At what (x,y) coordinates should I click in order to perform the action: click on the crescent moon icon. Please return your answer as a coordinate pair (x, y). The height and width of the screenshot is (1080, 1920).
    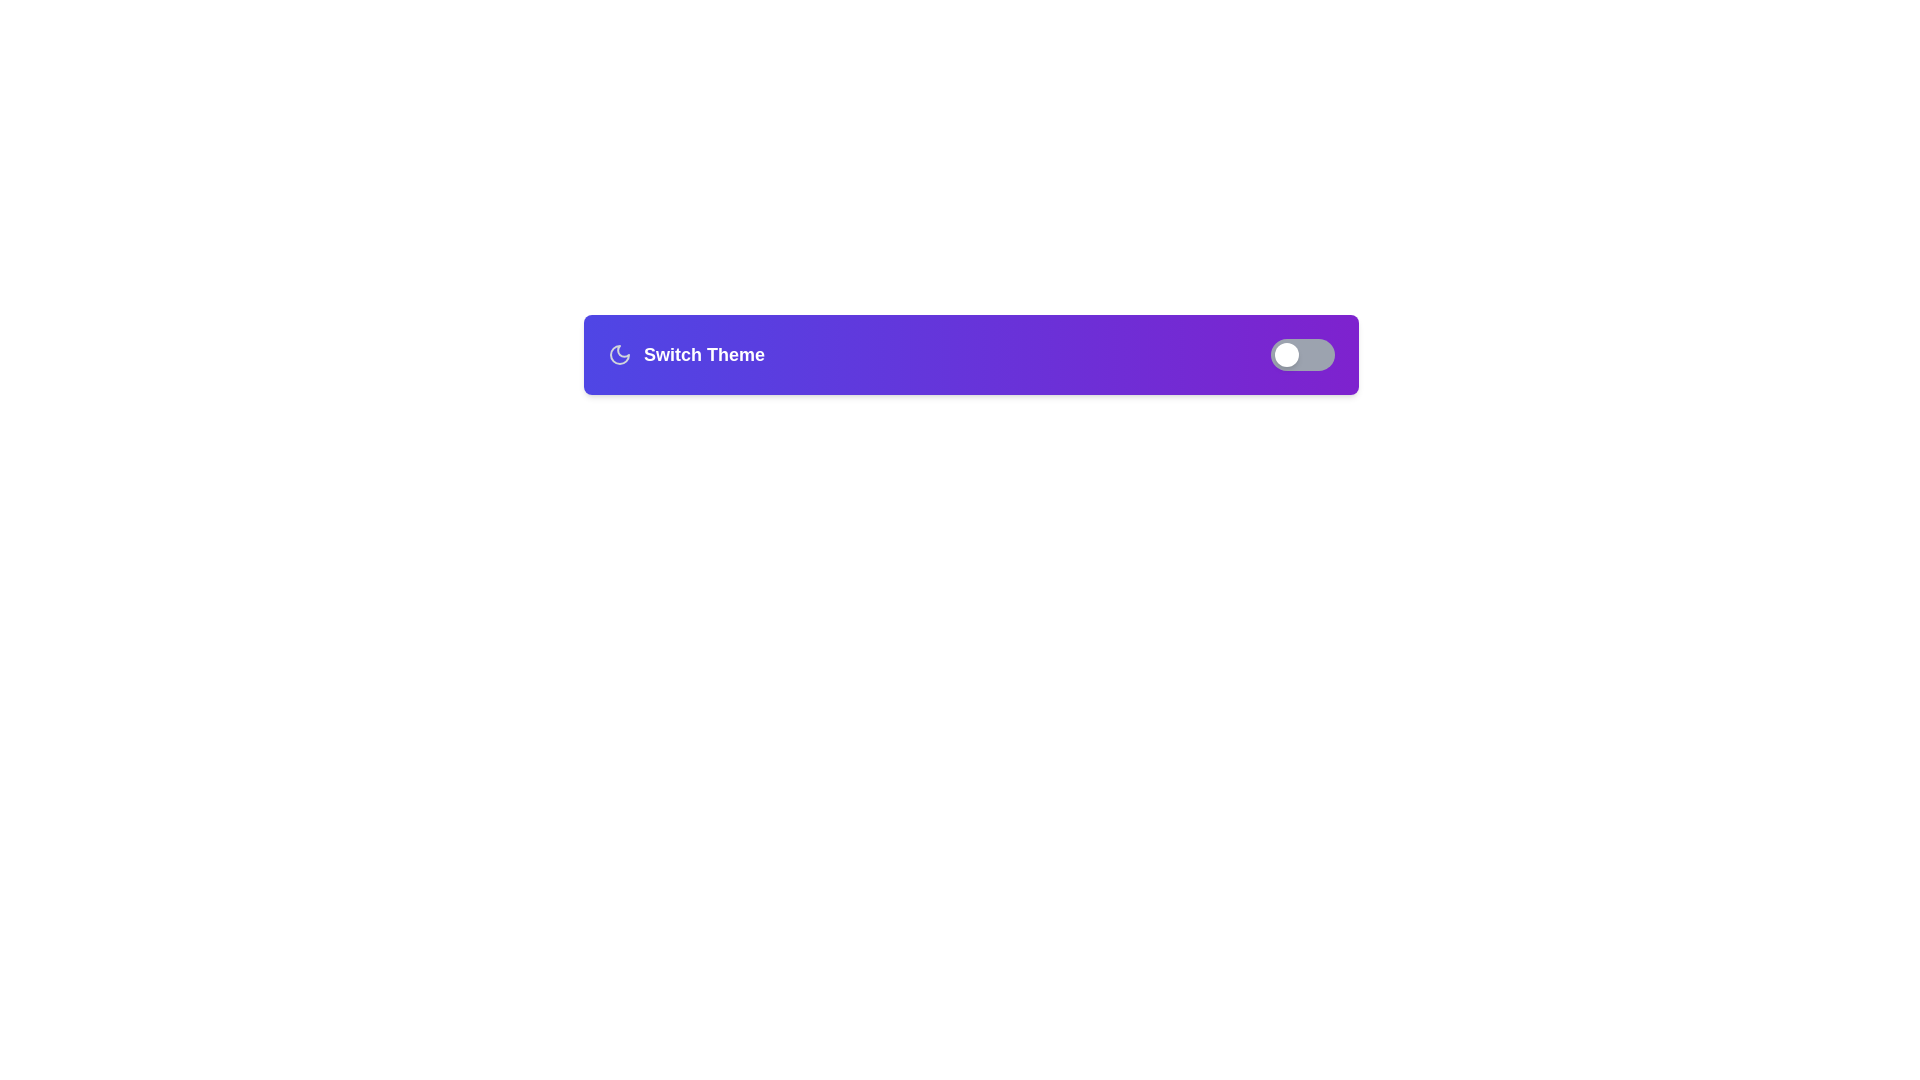
    Looking at the image, I should click on (618, 353).